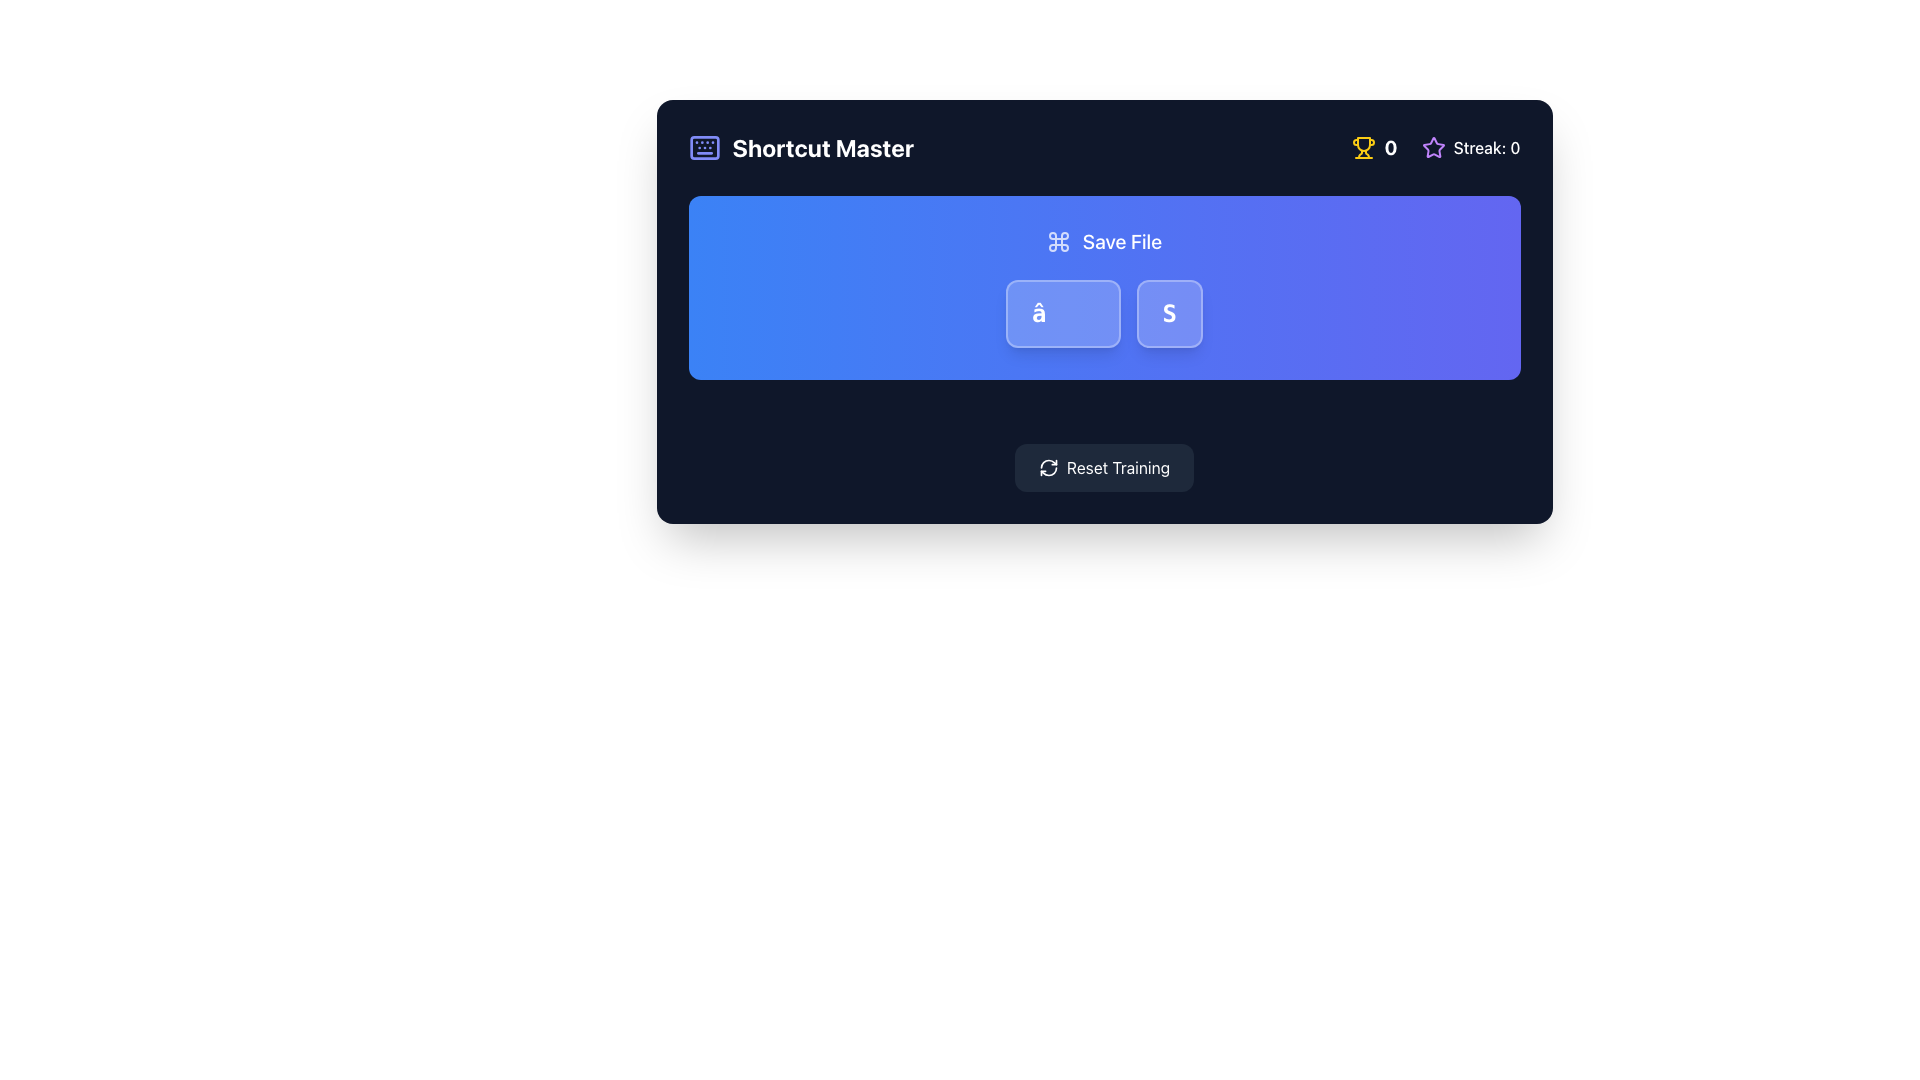 Image resolution: width=1920 pixels, height=1080 pixels. What do you see at coordinates (1390, 146) in the screenshot?
I see `the numeric text '0' displayed in bold white font located at the top right corner of the UI, adjacent to a trophy icon` at bounding box center [1390, 146].